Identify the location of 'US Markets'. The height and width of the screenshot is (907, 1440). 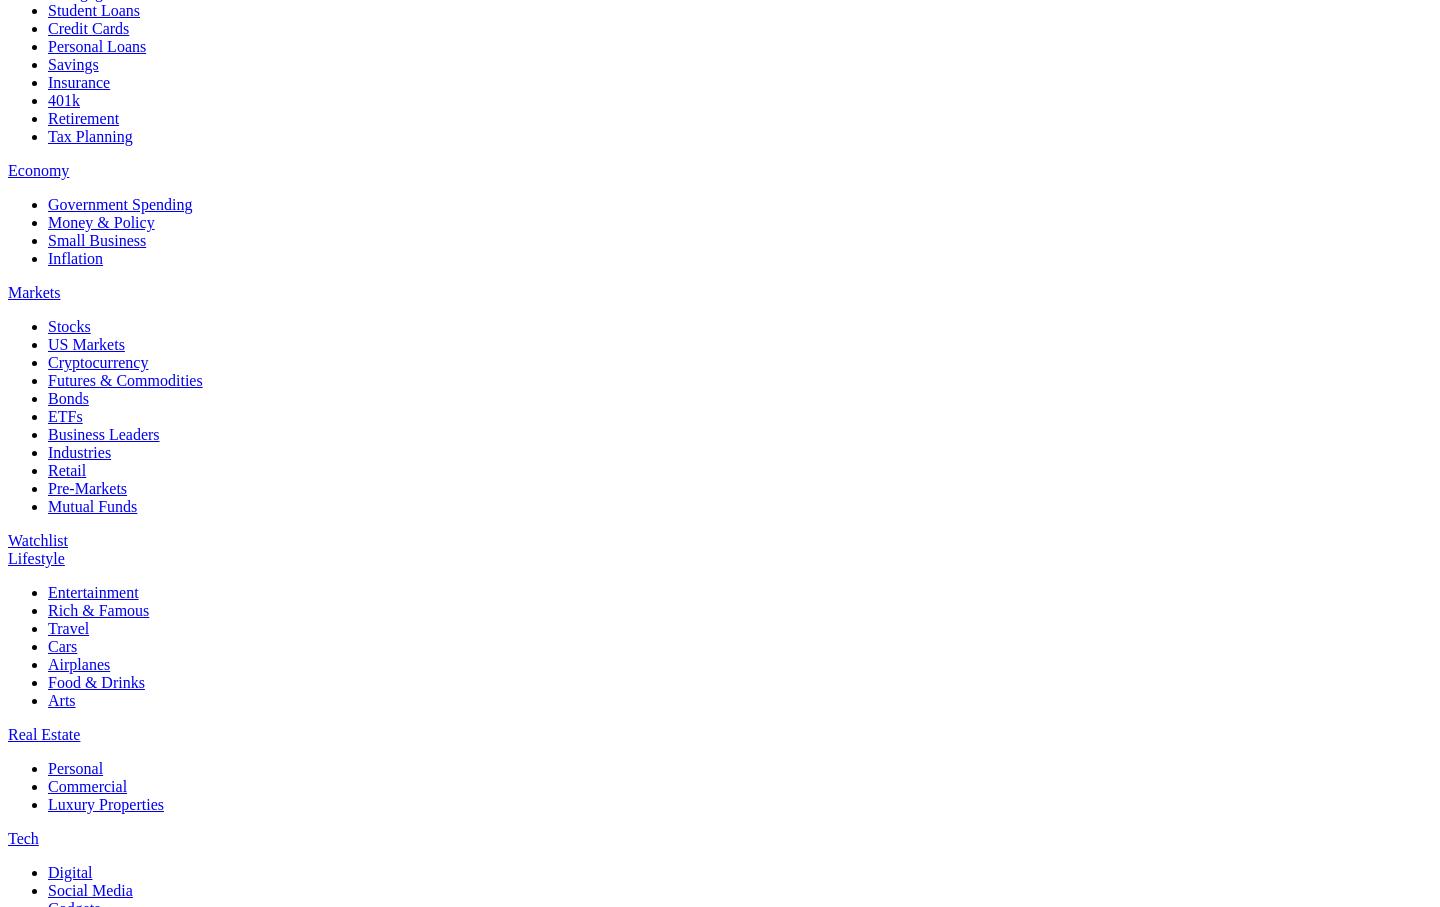
(85, 342).